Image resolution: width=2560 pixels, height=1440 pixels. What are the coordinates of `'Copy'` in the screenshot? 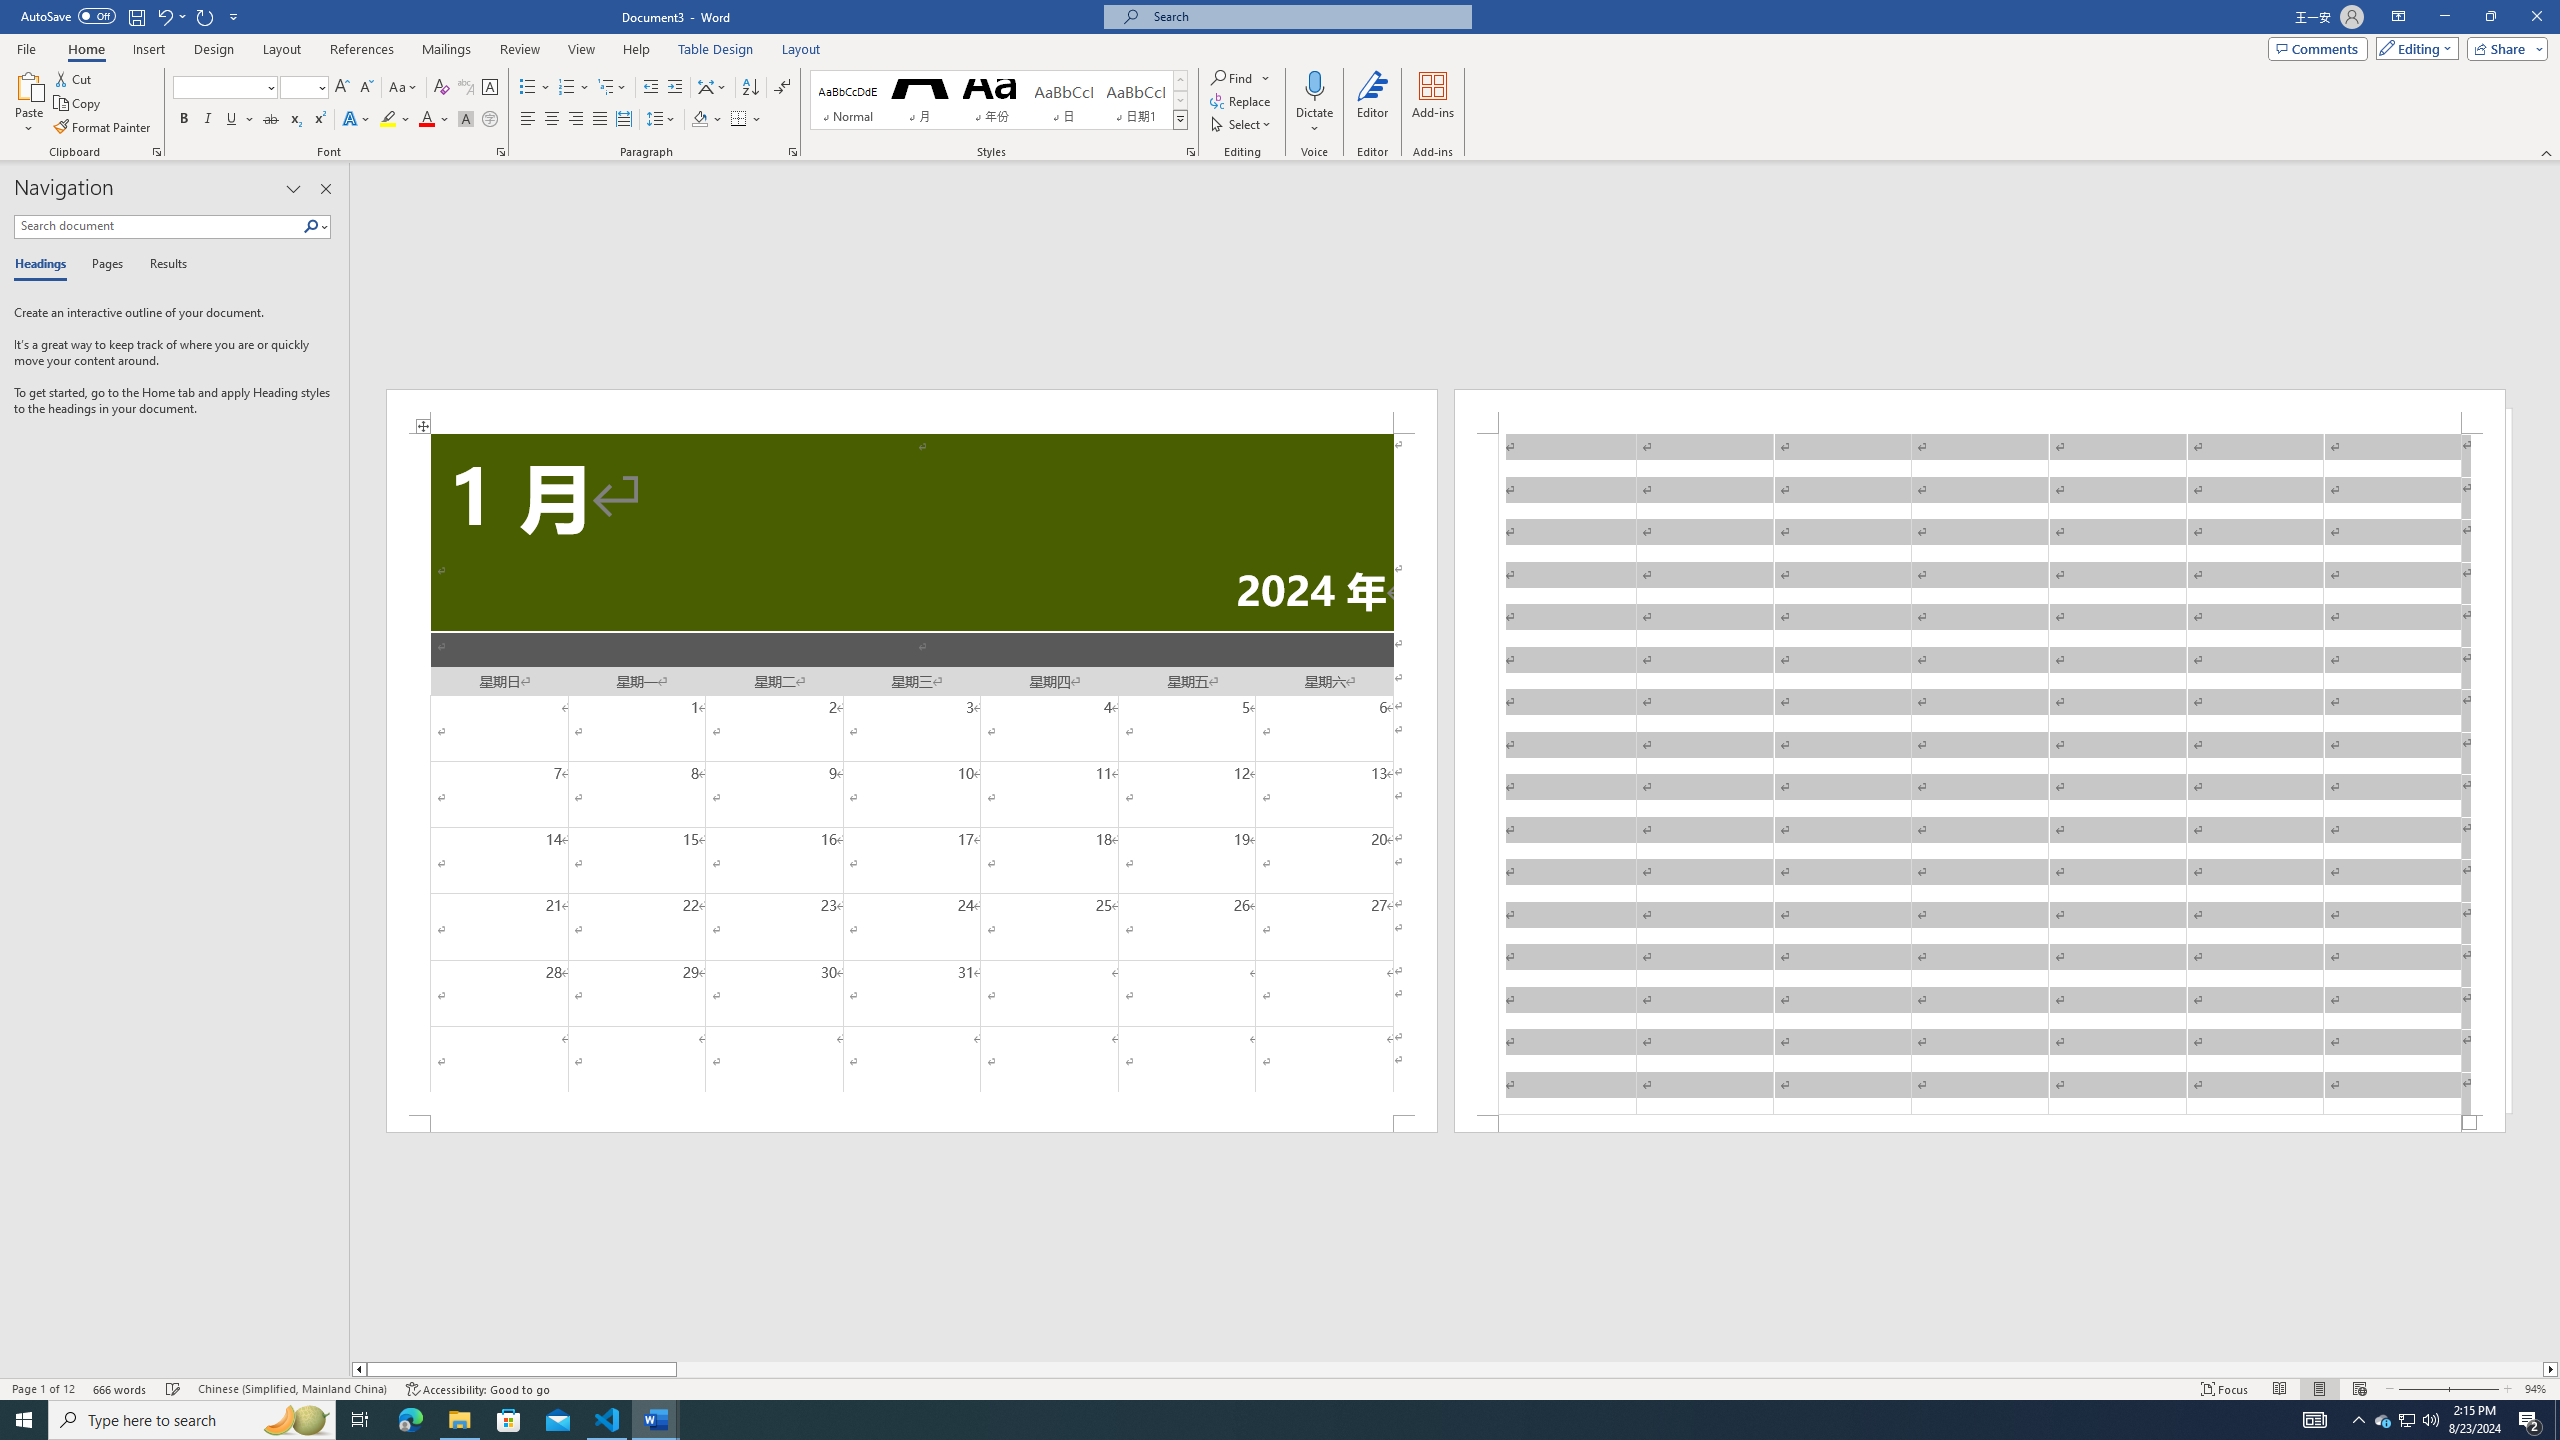 It's located at (78, 103).